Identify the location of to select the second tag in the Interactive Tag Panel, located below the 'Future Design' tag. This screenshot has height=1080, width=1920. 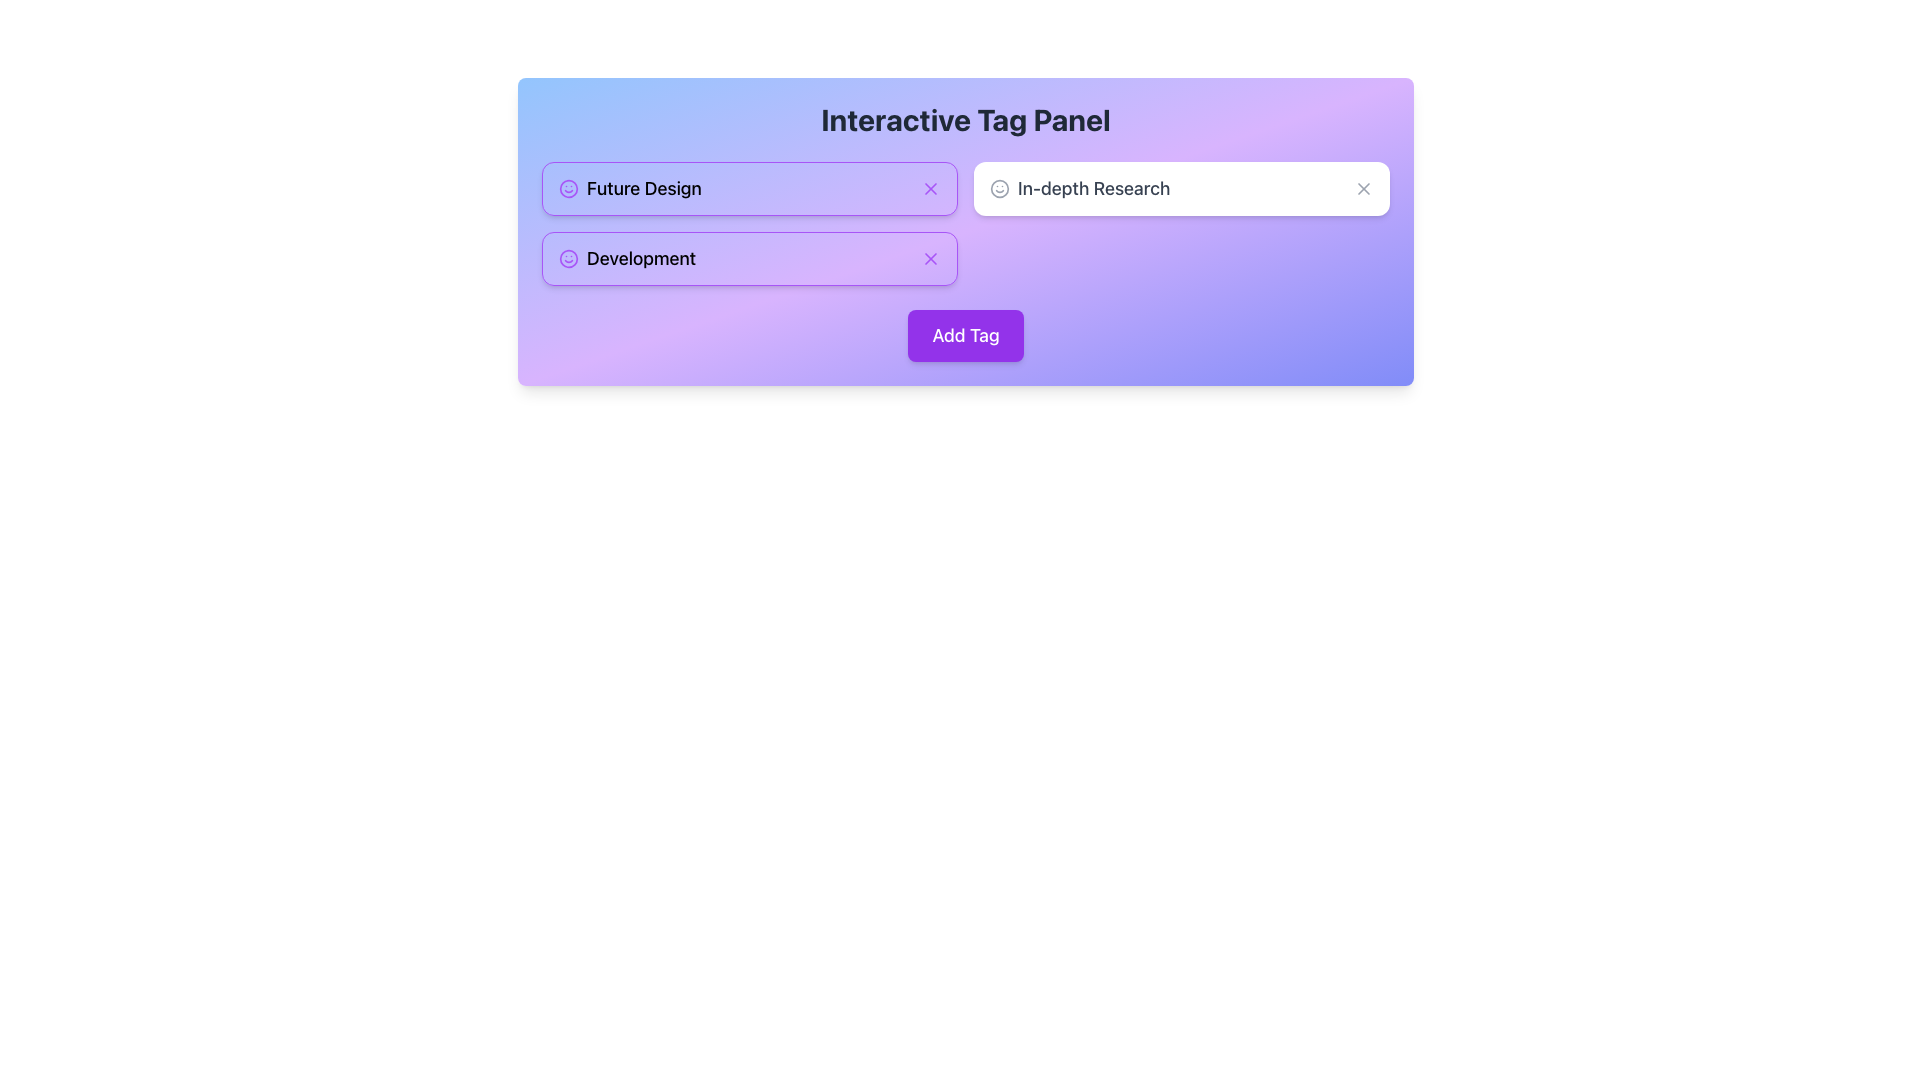
(626, 257).